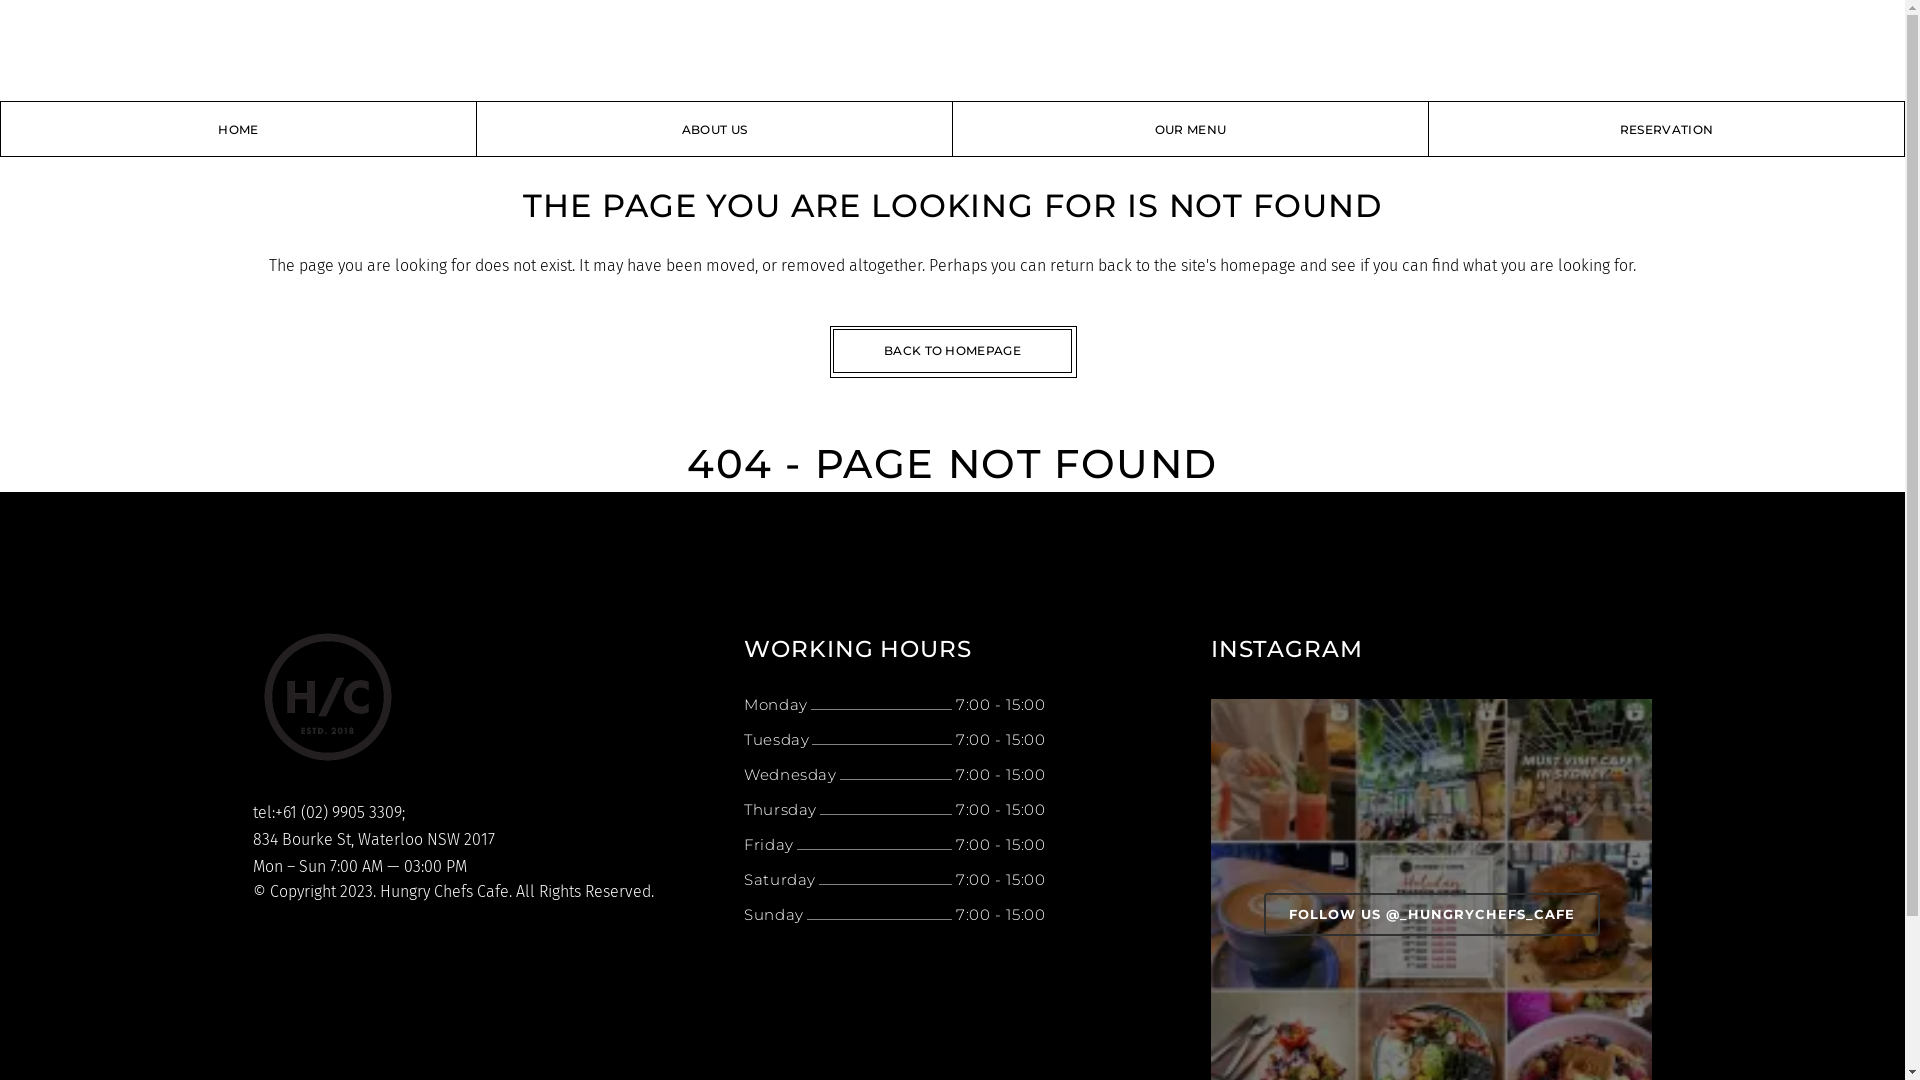 This screenshot has width=1920, height=1080. I want to click on '834 Bourke St, Waterloo NSW 2017', so click(373, 839).